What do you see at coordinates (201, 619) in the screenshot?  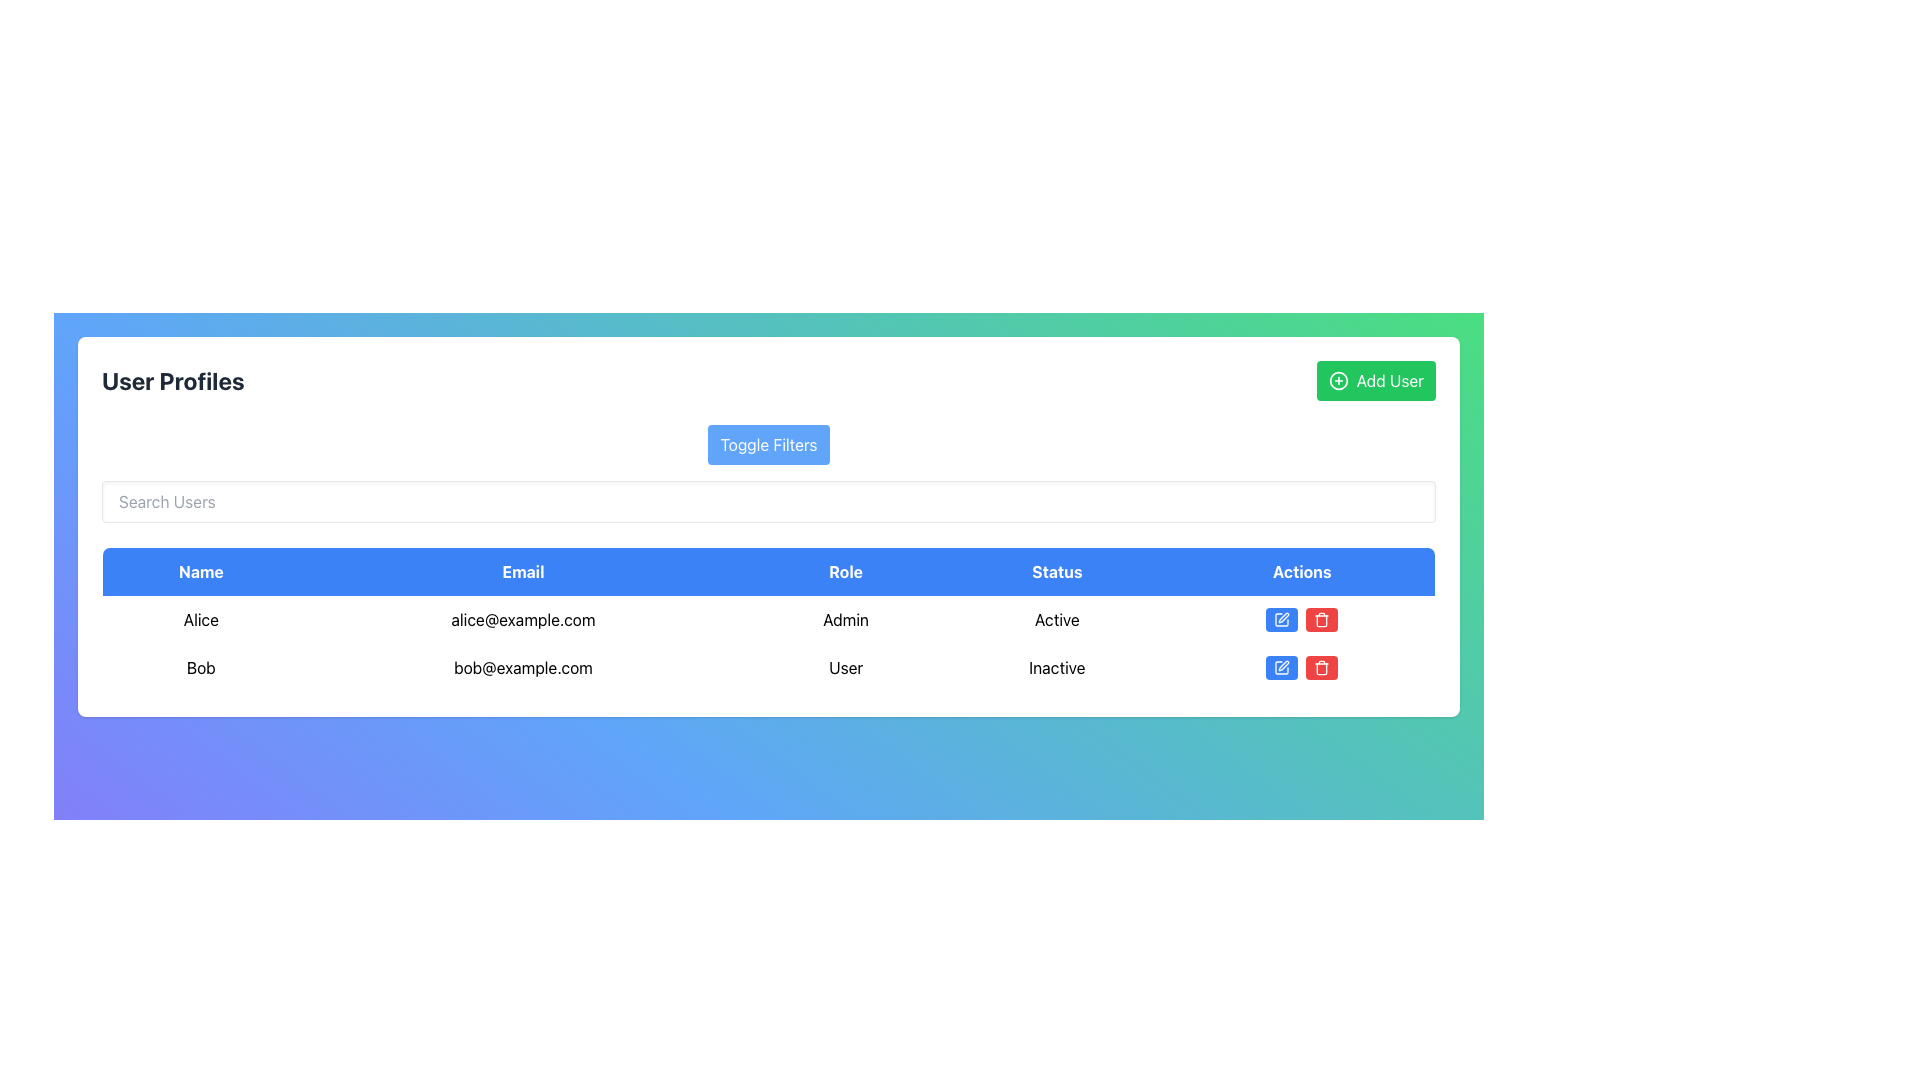 I see `the text label 'Alice' located in the 'Name' column of the second row under the 'User Profiles' section` at bounding box center [201, 619].